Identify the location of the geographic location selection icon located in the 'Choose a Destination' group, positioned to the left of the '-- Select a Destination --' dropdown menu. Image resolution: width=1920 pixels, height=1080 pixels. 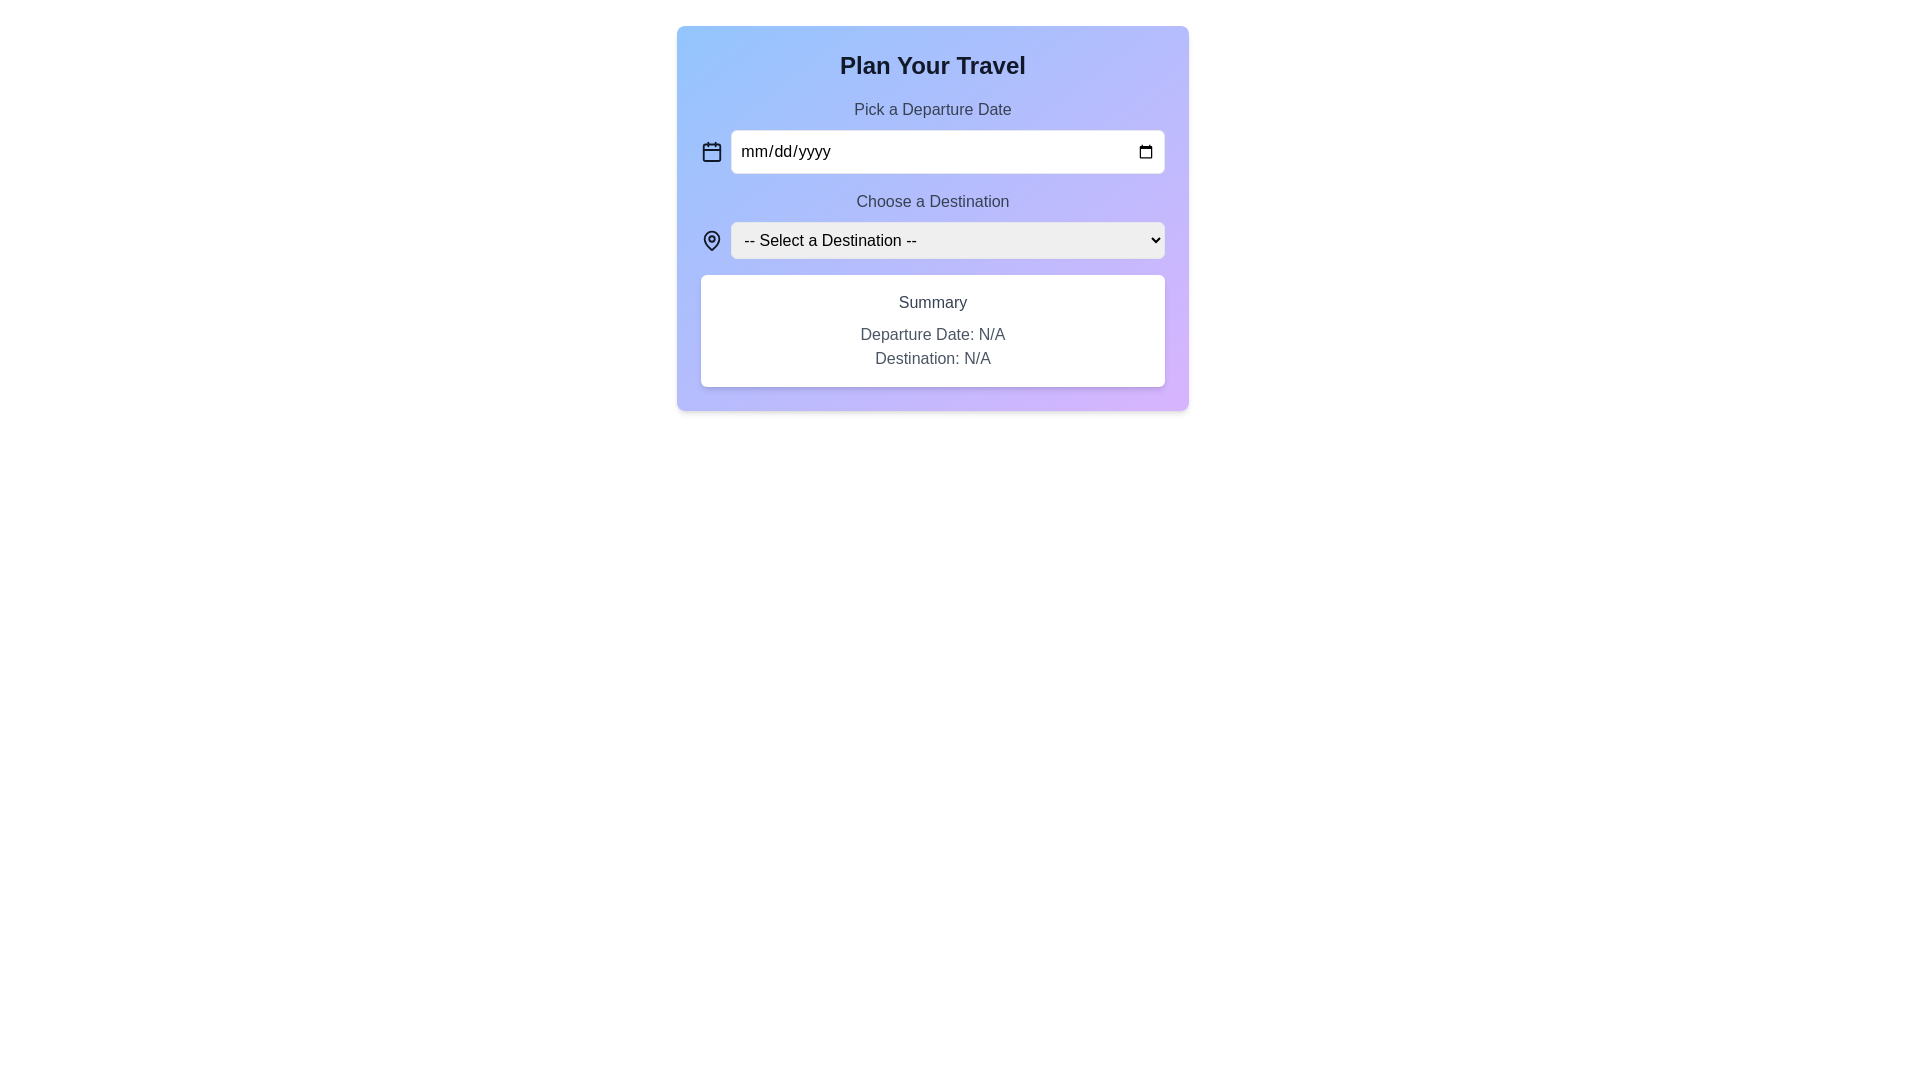
(712, 239).